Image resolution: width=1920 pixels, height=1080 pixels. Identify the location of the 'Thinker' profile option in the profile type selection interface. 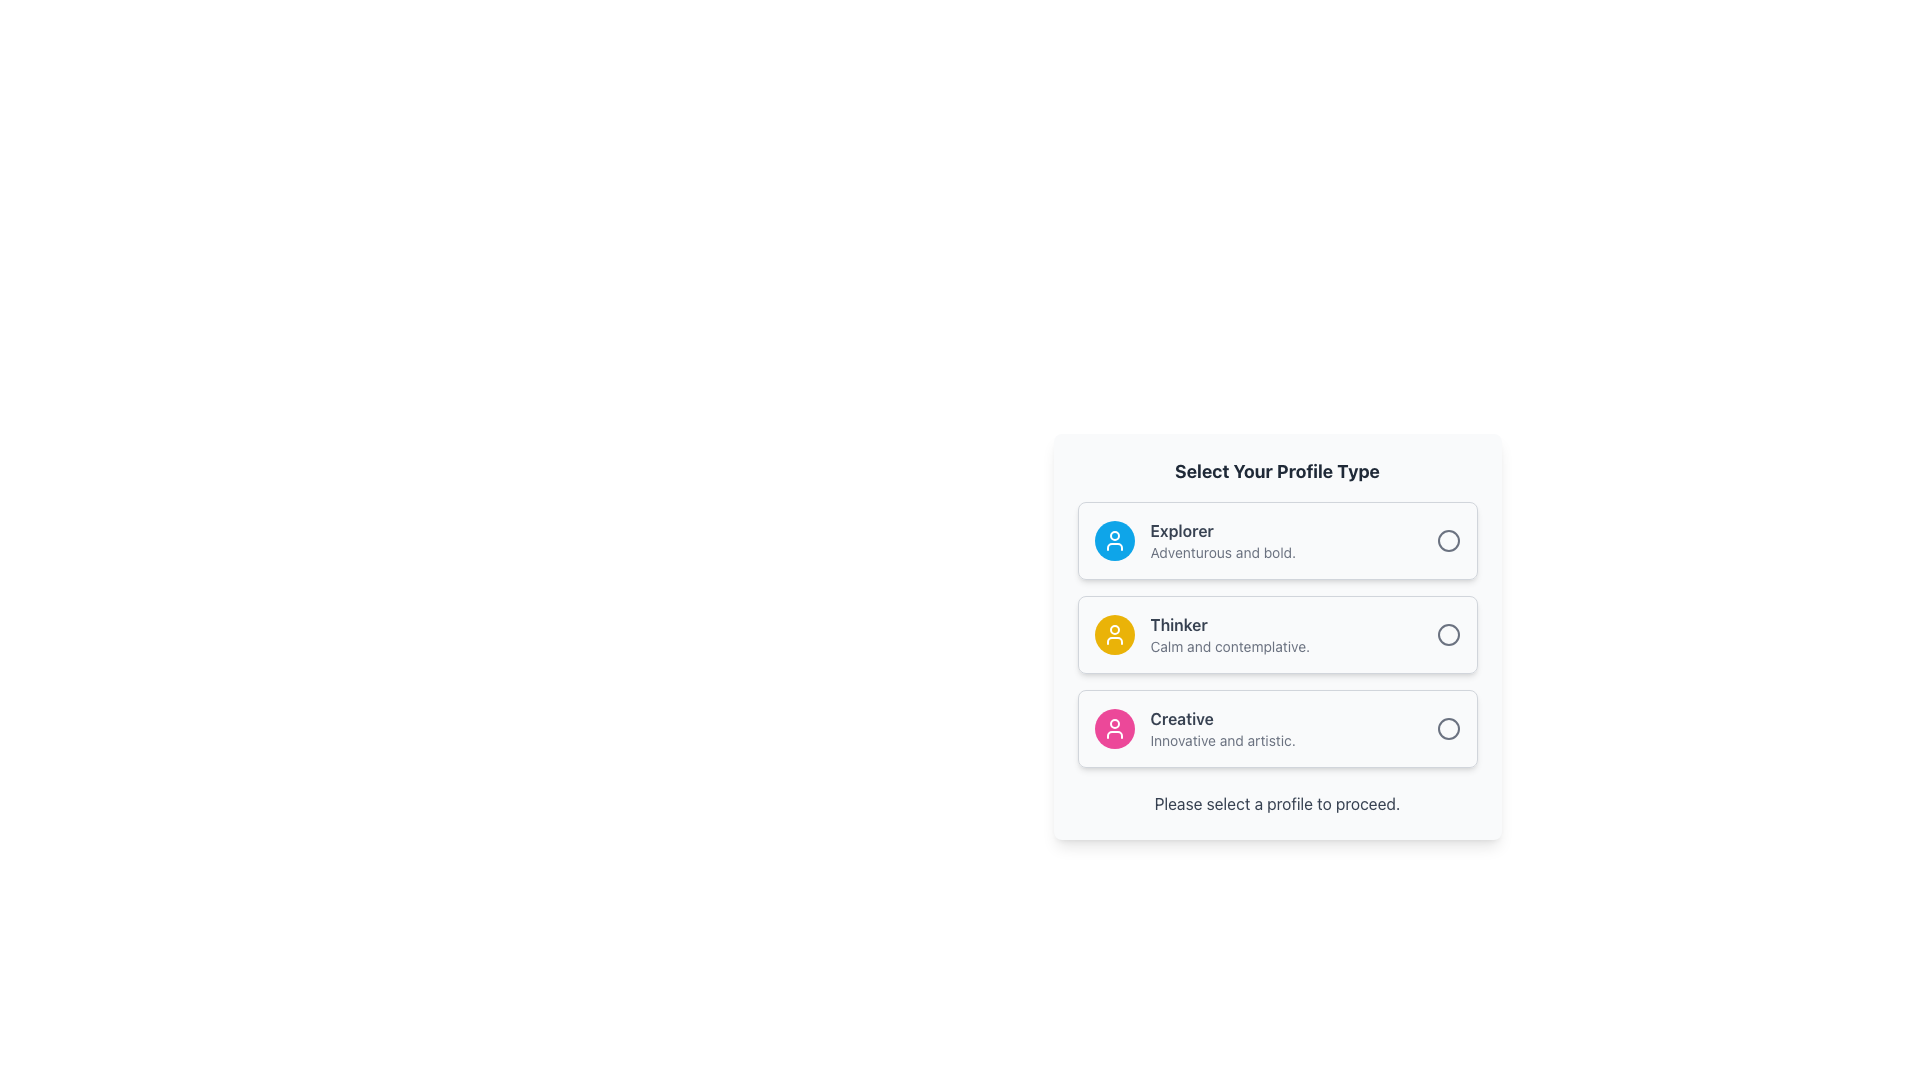
(1276, 635).